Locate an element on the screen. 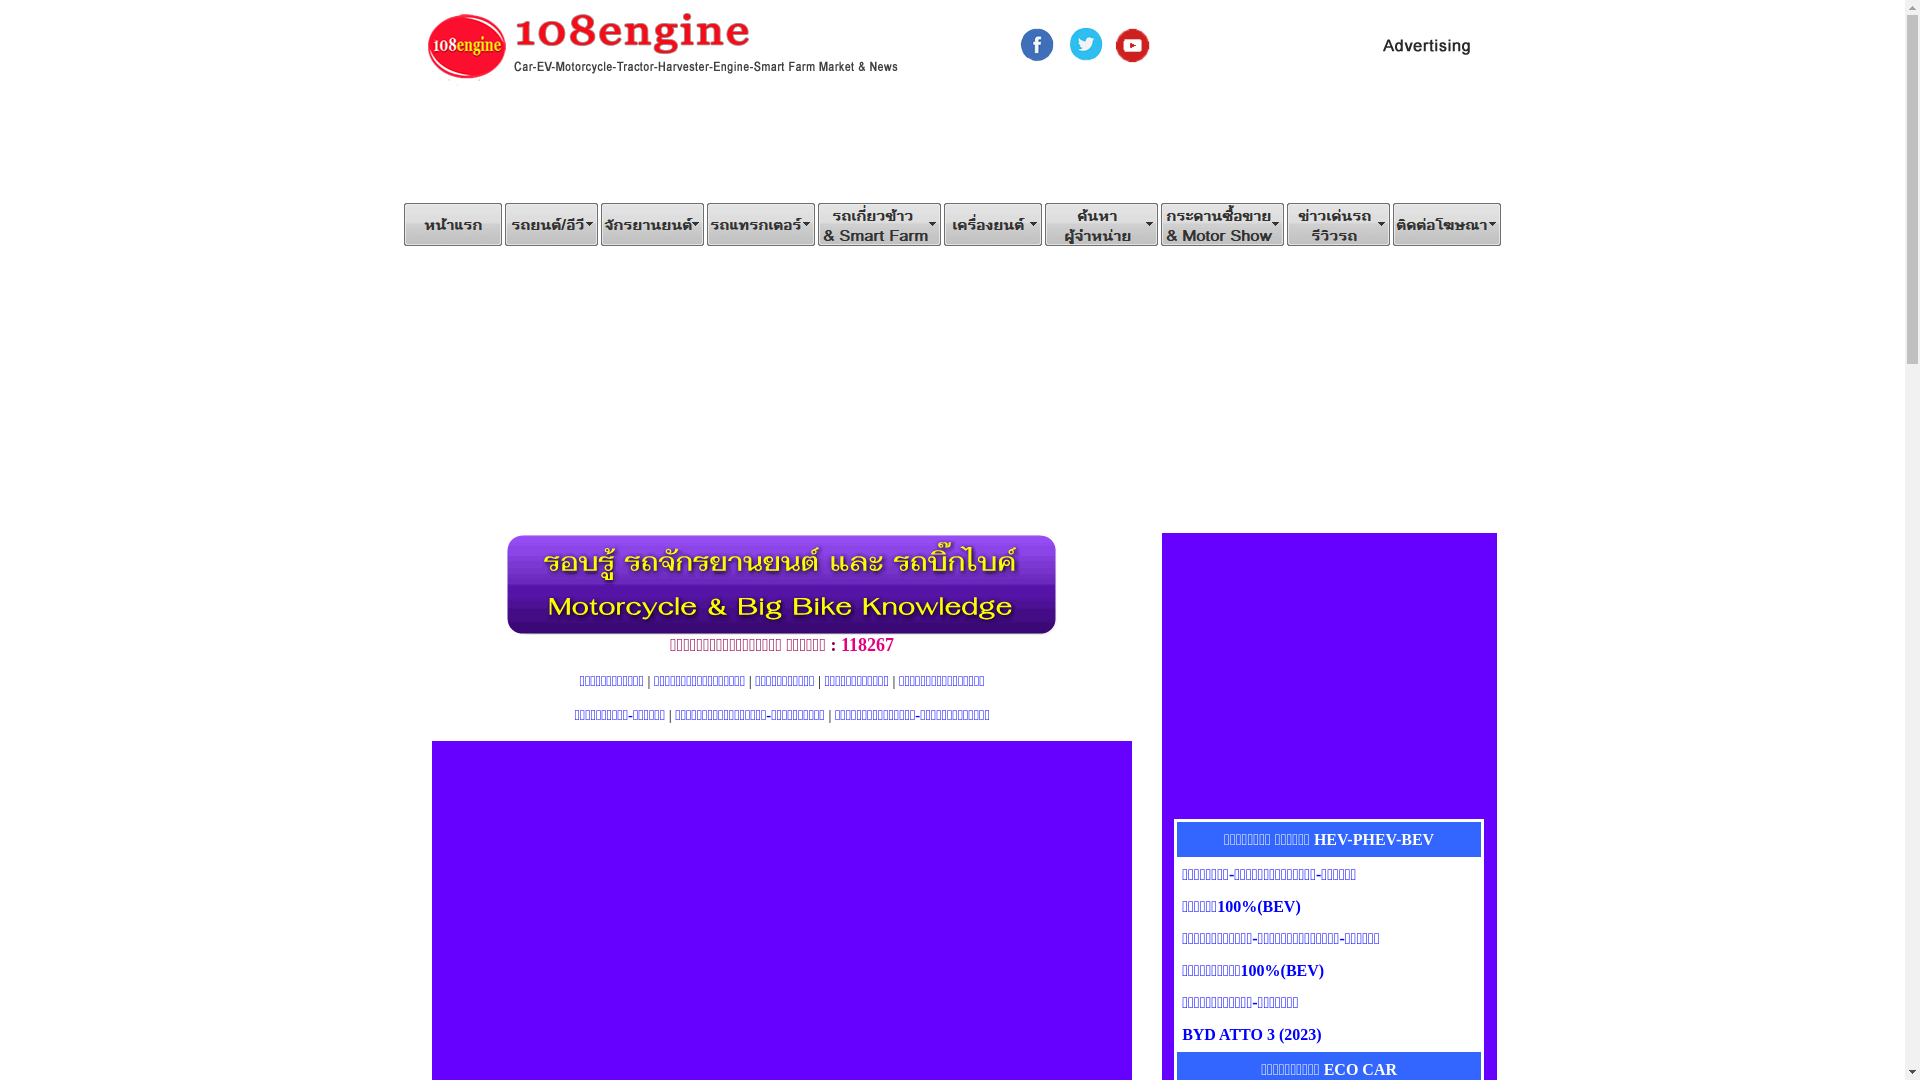 This screenshot has width=1920, height=1080. 'YouTube108engine' is located at coordinates (1112, 45).